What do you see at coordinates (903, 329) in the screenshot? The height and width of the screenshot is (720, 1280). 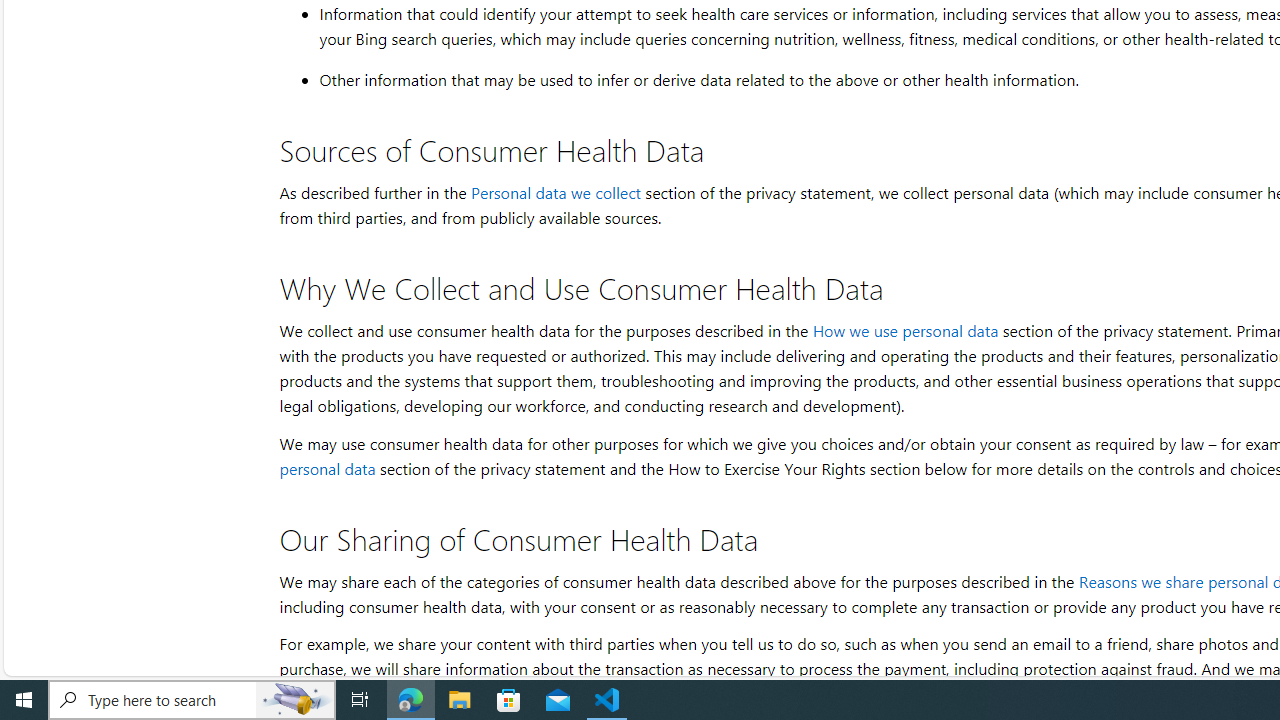 I see `'How we use personal data'` at bounding box center [903, 329].